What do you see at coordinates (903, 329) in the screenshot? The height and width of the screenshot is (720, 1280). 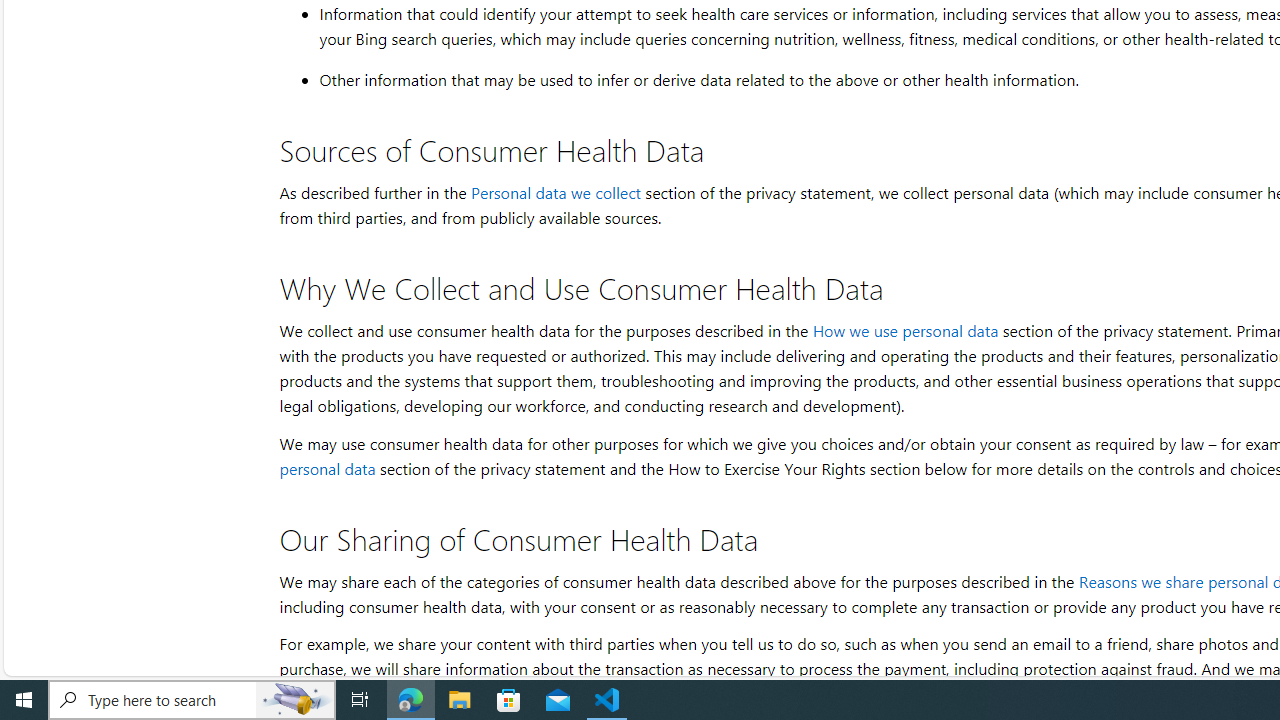 I see `'How we use personal data'` at bounding box center [903, 329].